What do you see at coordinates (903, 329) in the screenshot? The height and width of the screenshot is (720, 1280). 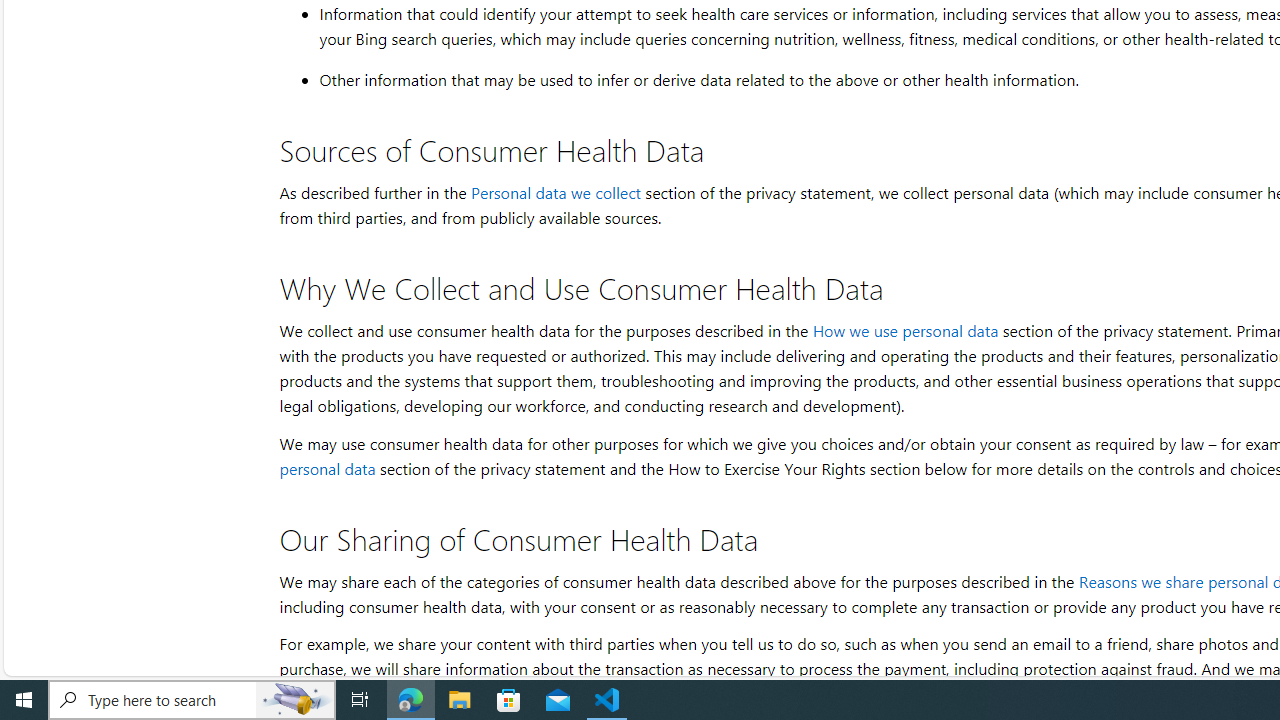 I see `'How we use personal data'` at bounding box center [903, 329].